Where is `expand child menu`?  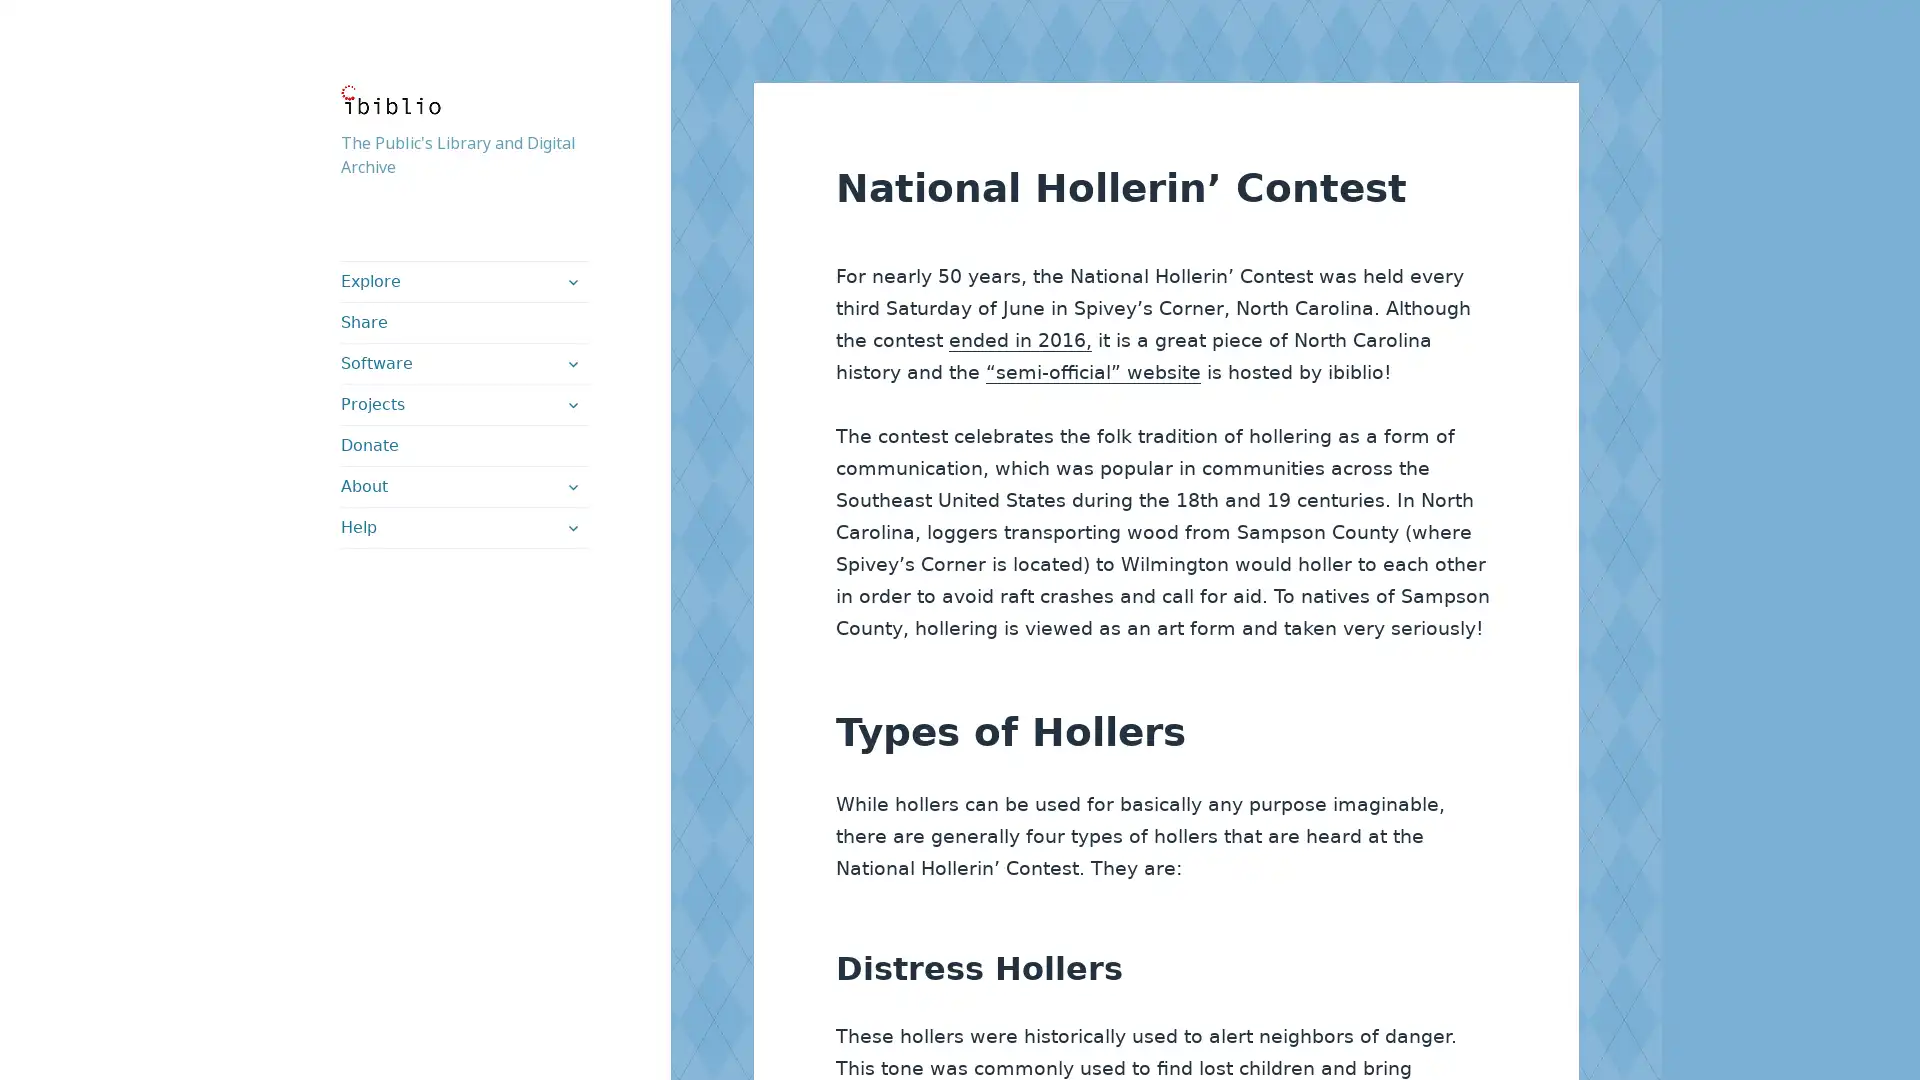
expand child menu is located at coordinates (570, 281).